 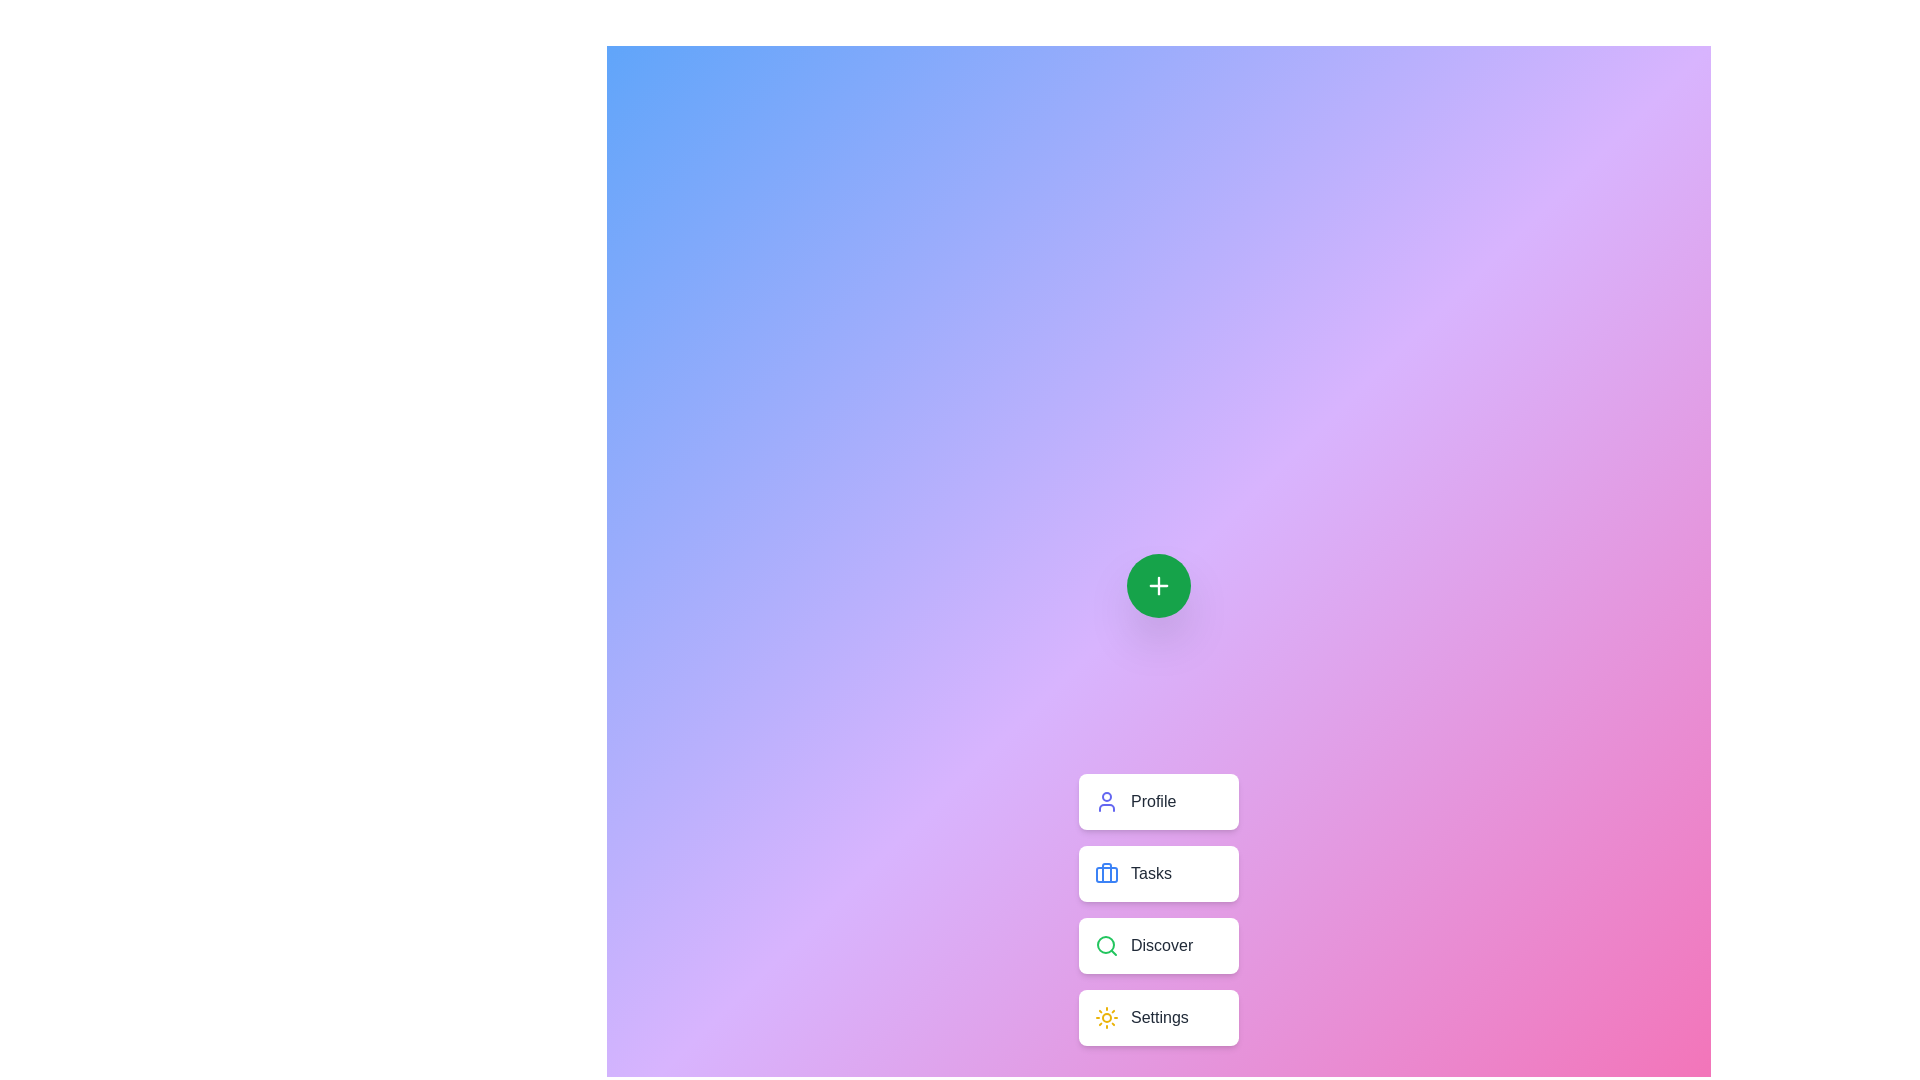 What do you see at coordinates (1158, 1018) in the screenshot?
I see `the 'Settings' button to select it` at bounding box center [1158, 1018].